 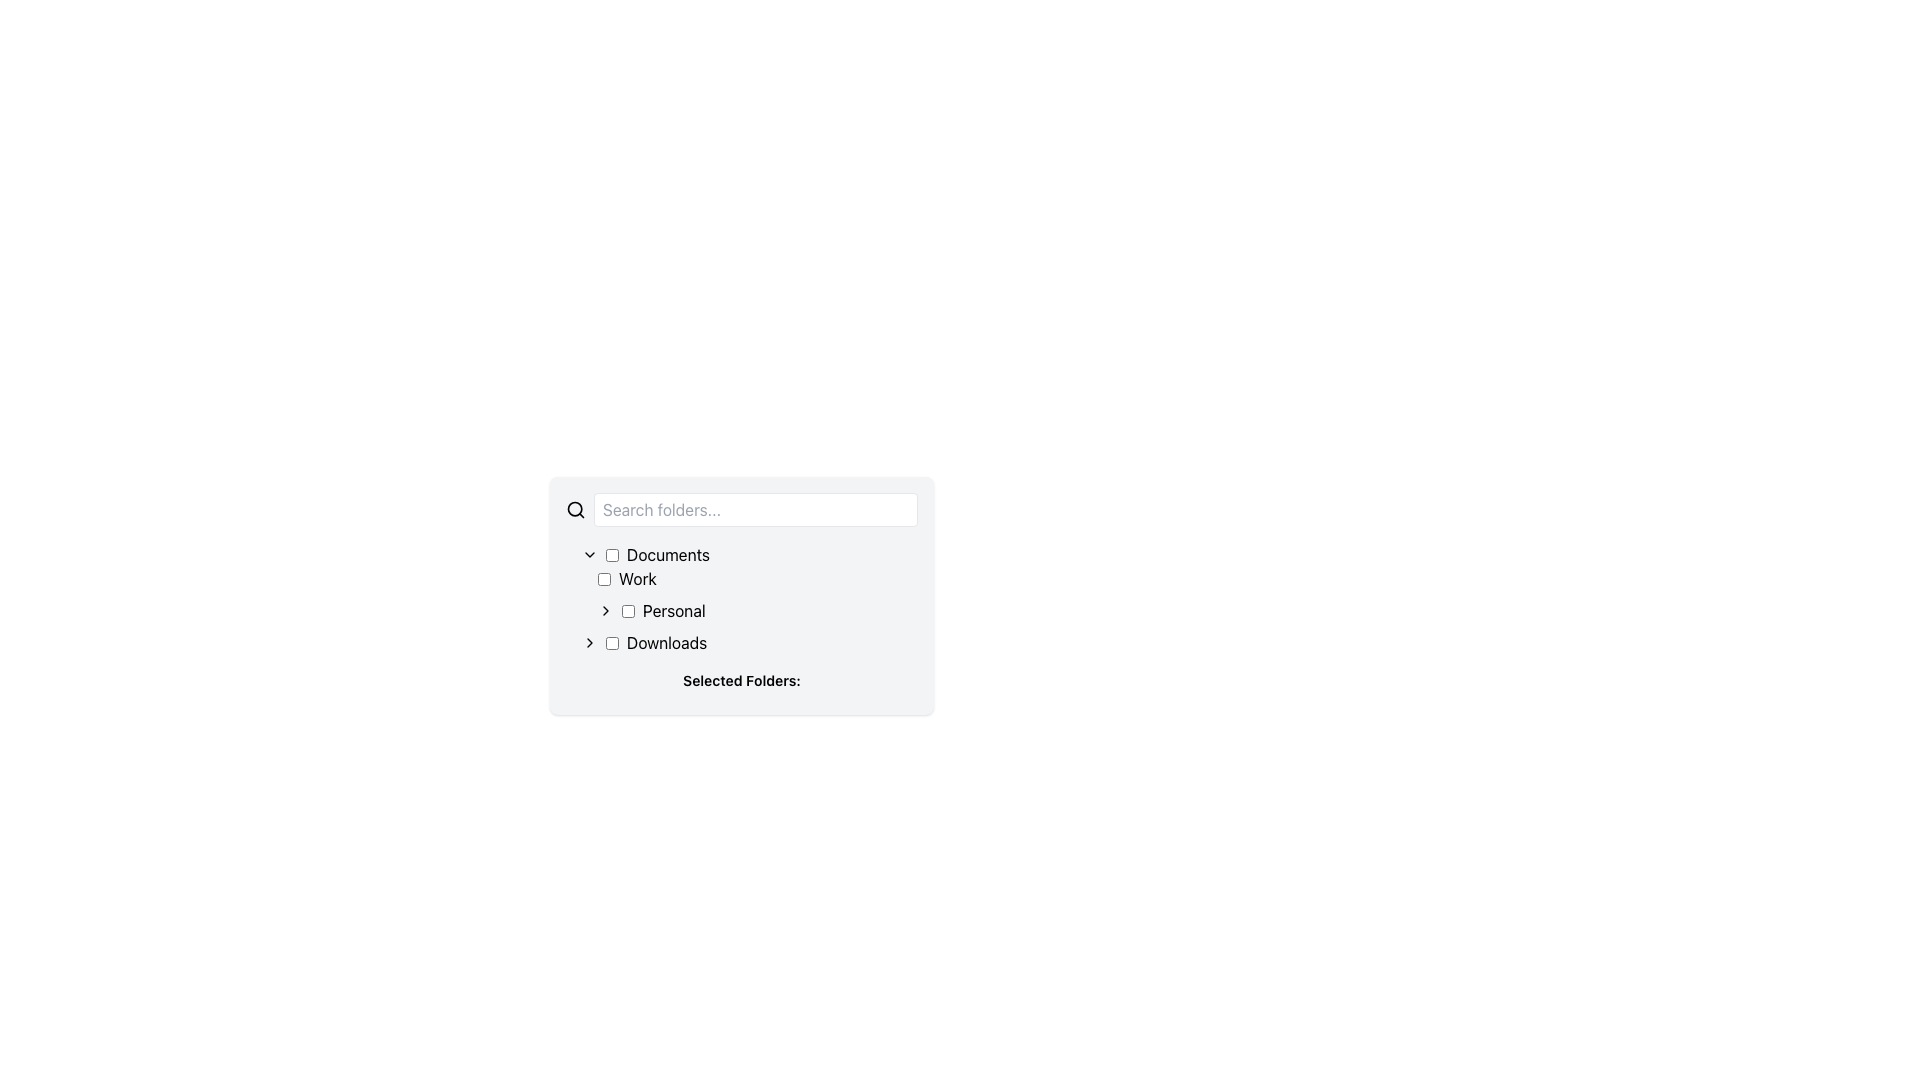 I want to click on the text label displaying the word 'Documents' which is associated with a checkbox on its left side, so click(x=668, y=555).